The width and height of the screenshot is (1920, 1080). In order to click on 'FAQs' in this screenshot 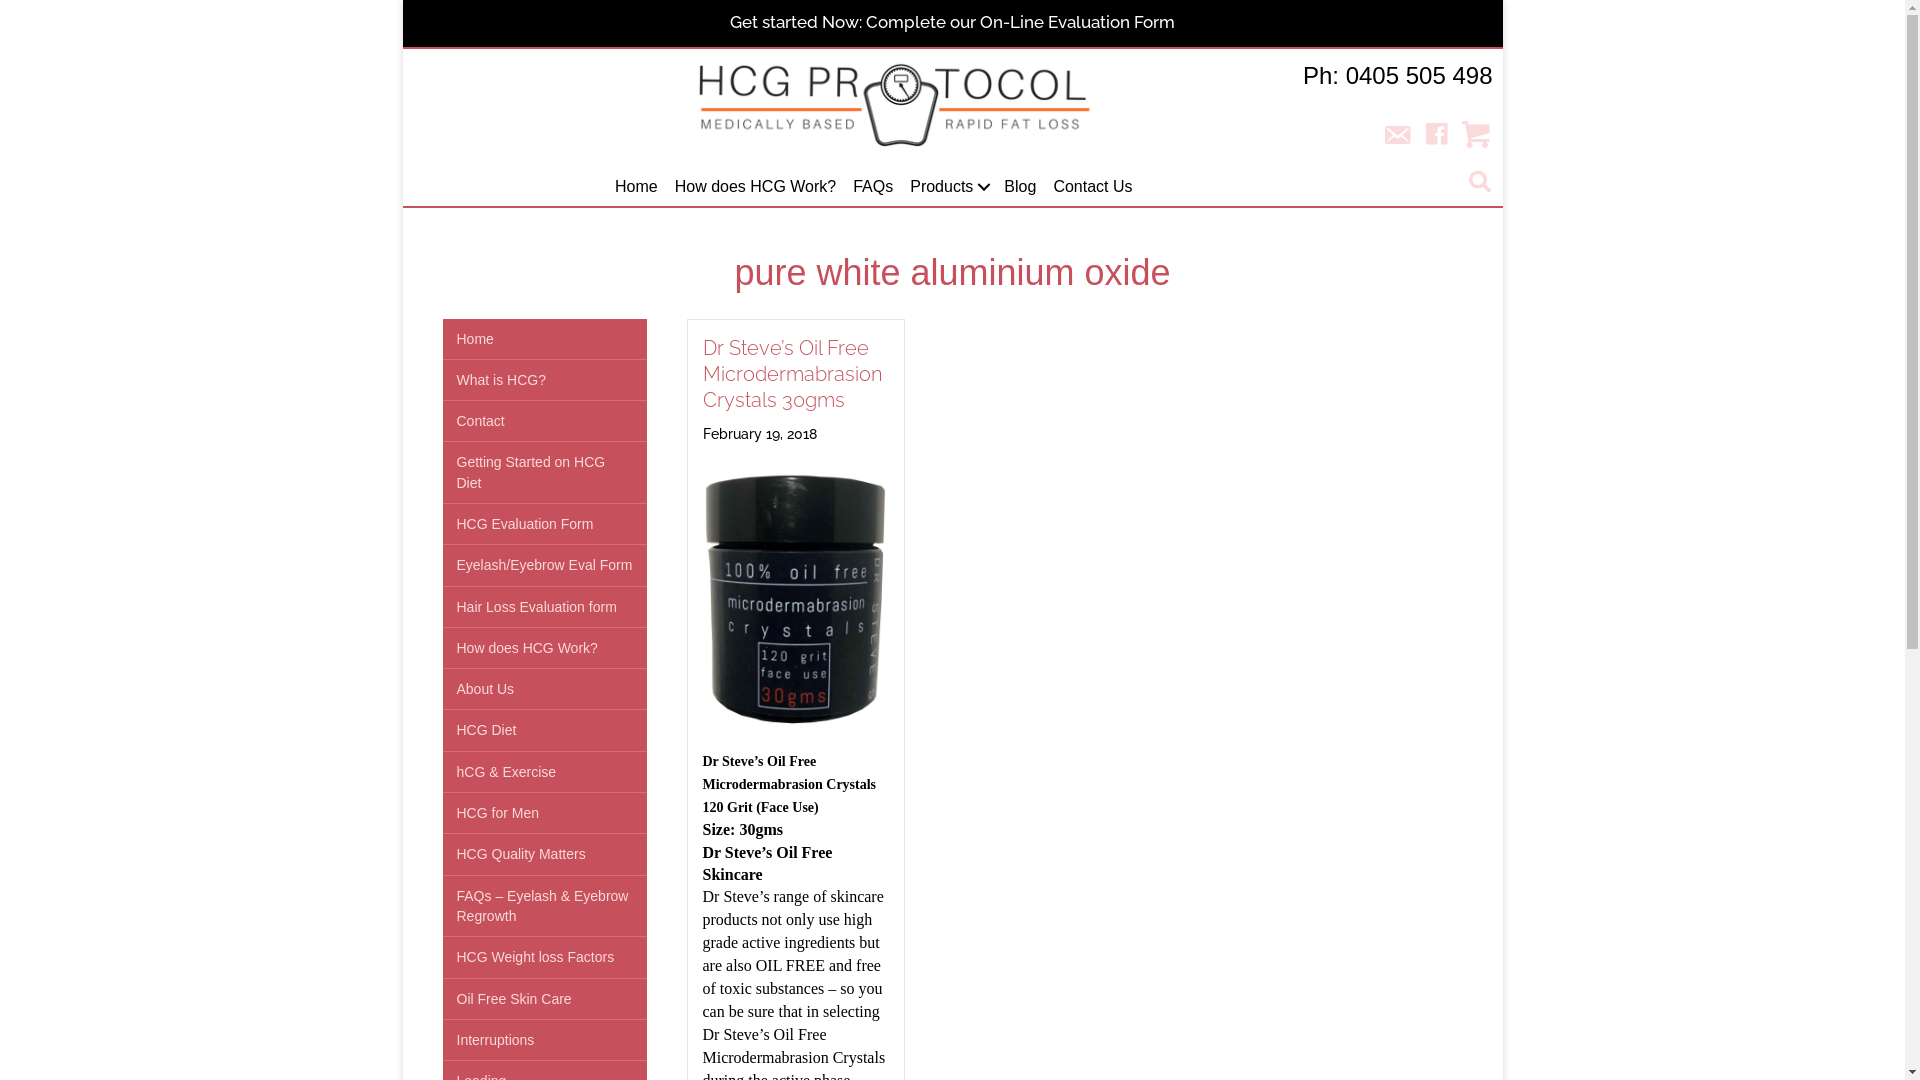, I will do `click(873, 186)`.